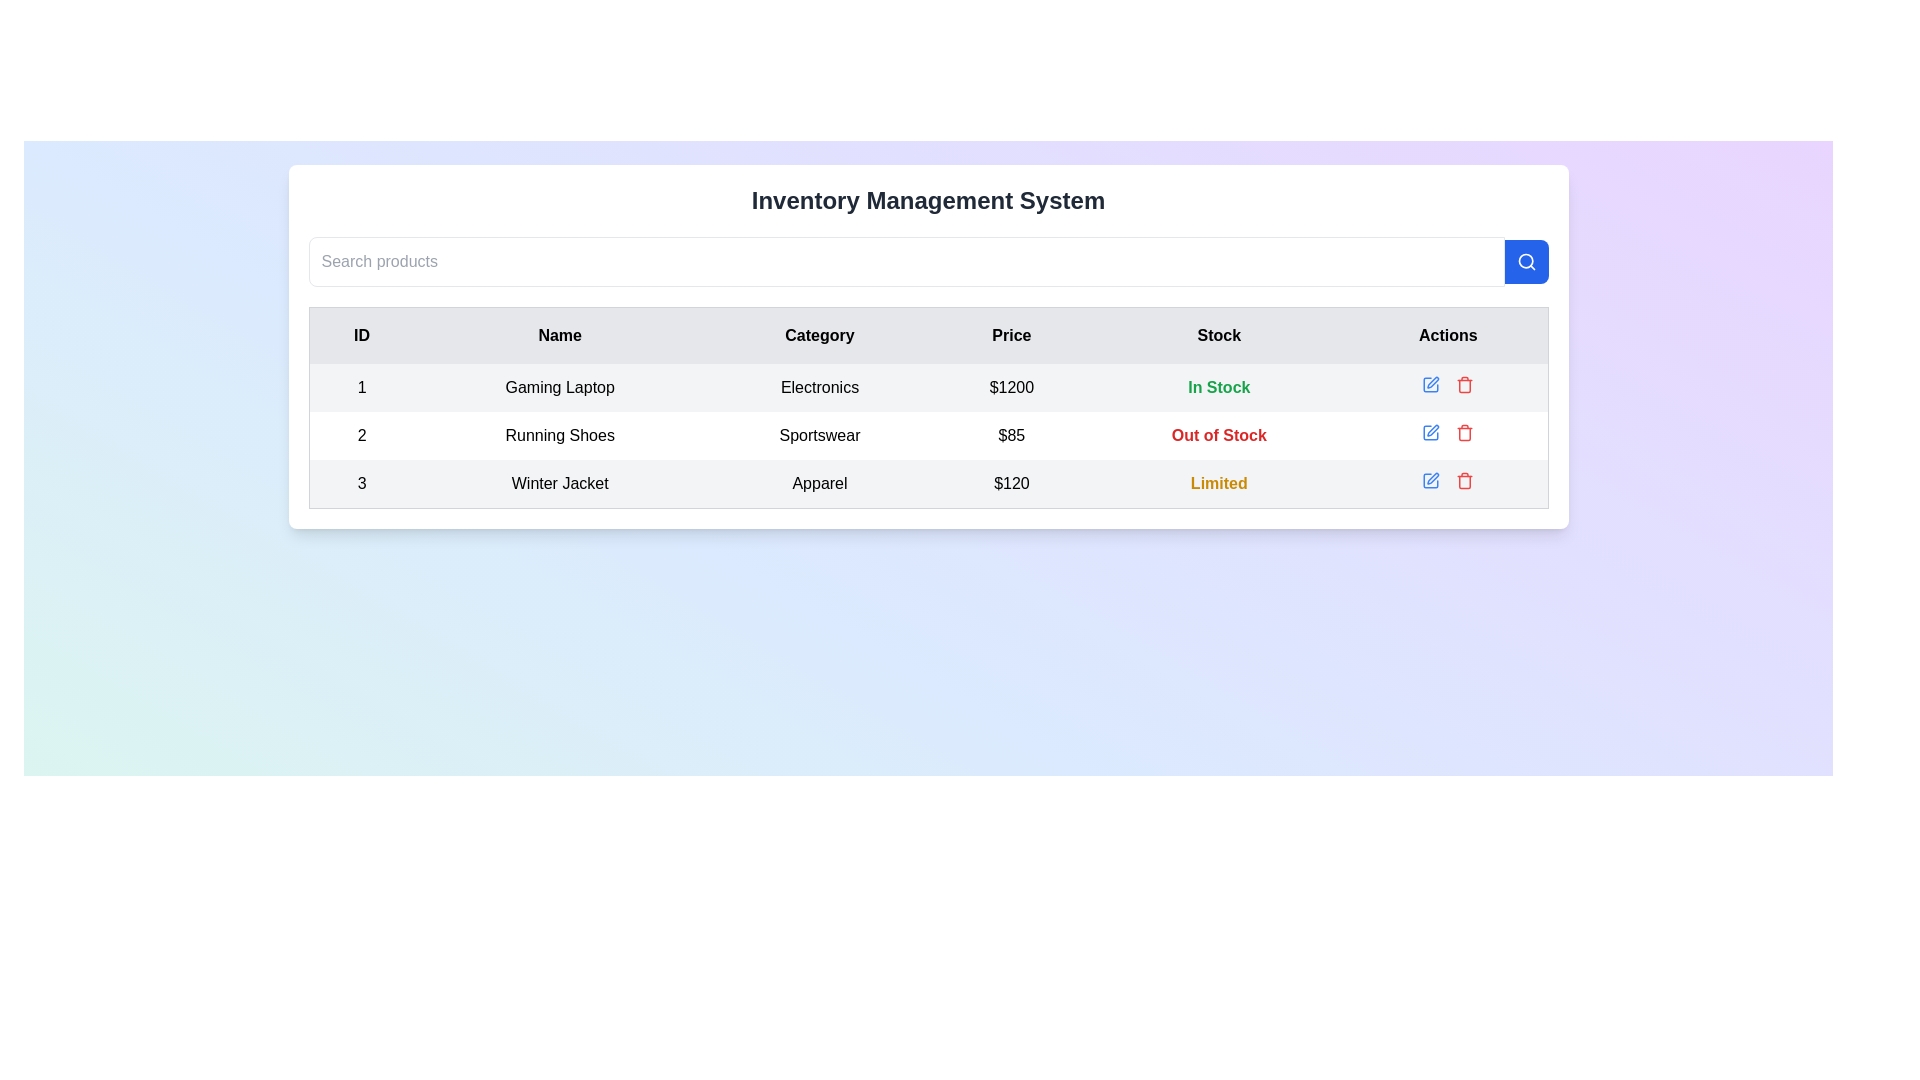  Describe the element at coordinates (1011, 388) in the screenshot. I see `the price text indicating that the cost of the 'Gaming Laptop' is $1200, which is located in the fourth column of the product table` at that location.